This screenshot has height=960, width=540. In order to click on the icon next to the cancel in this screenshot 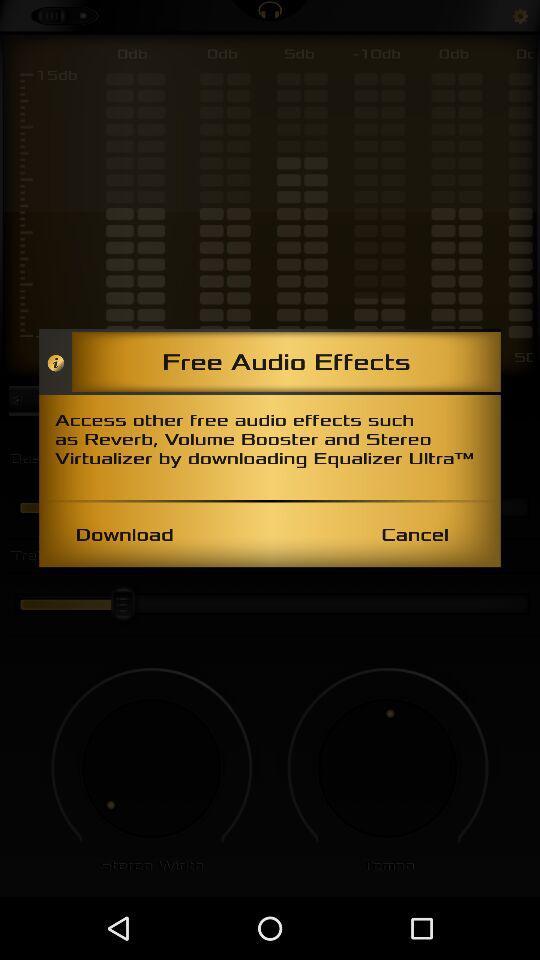, I will do `click(124, 533)`.